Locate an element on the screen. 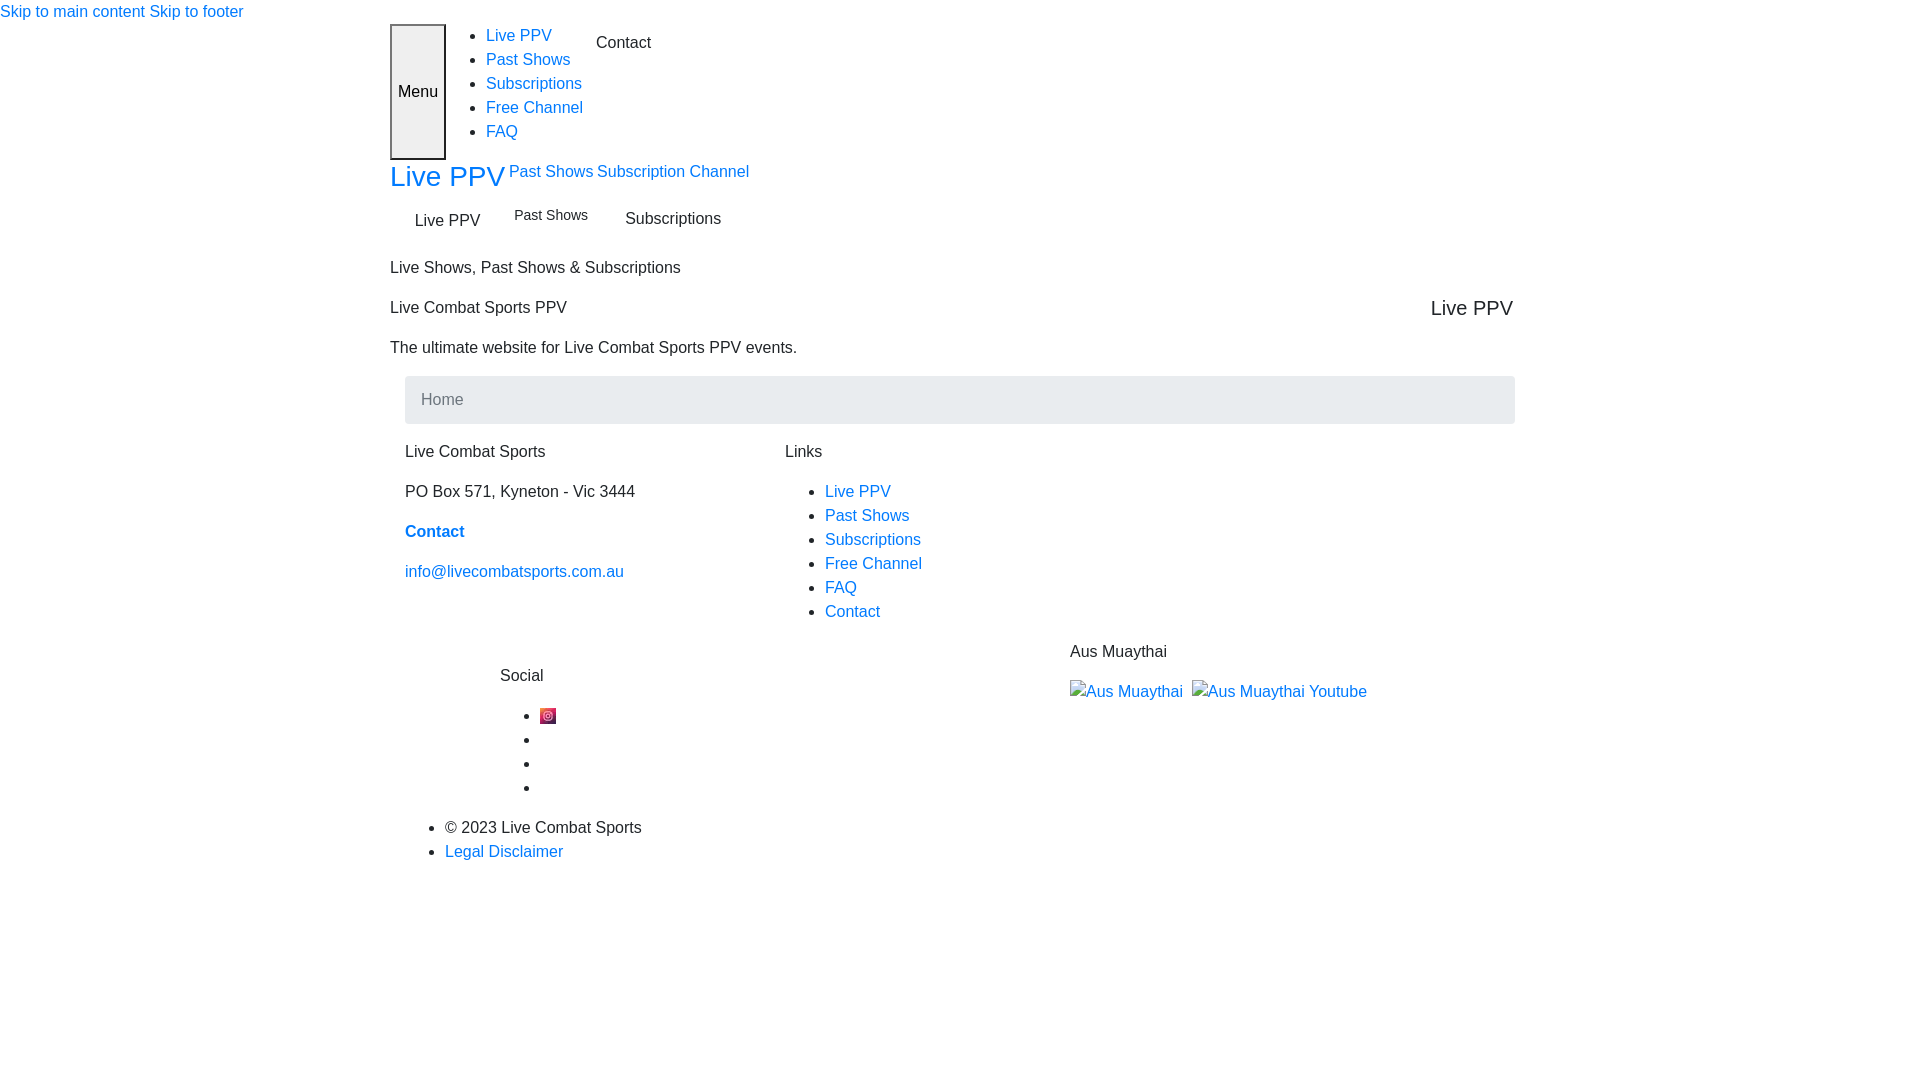 The image size is (1920, 1080). 'Subscription Channel is located at coordinates (672, 199).